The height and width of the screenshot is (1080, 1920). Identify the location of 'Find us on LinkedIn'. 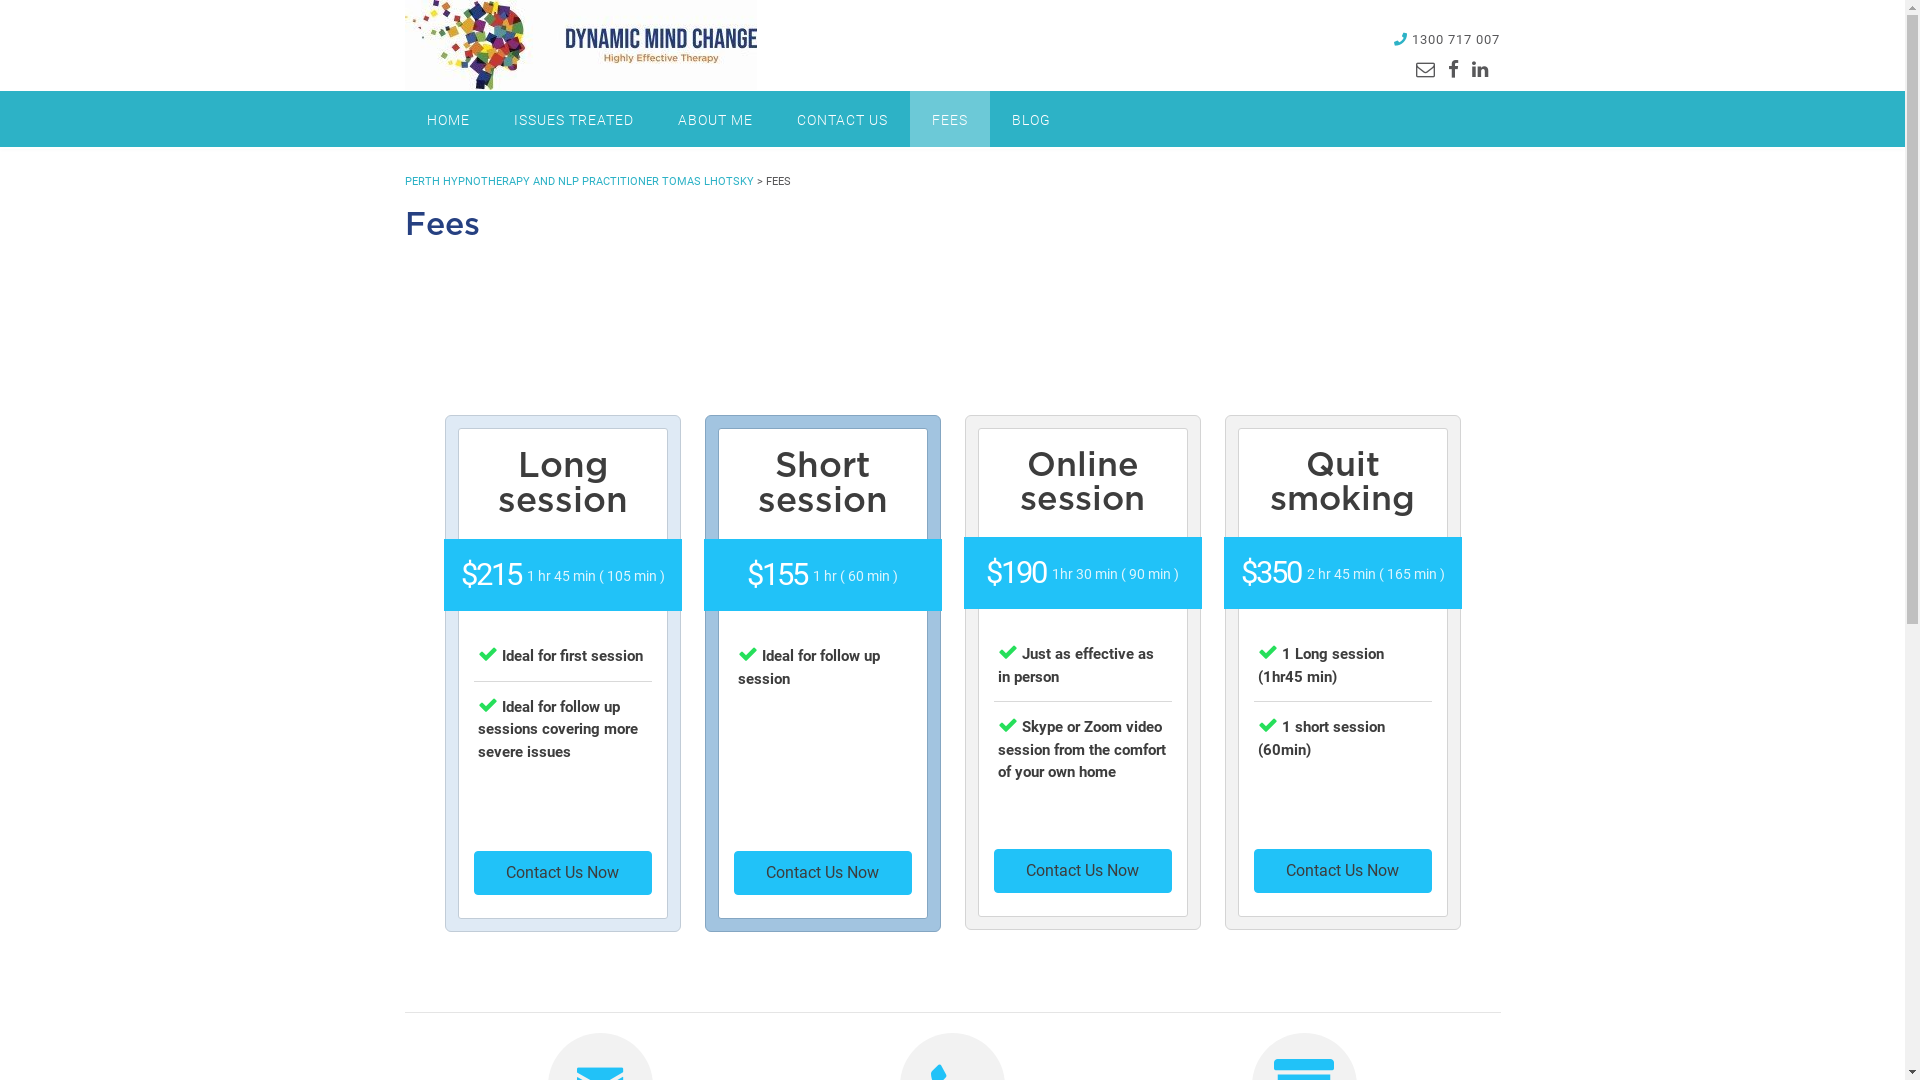
(1479, 68).